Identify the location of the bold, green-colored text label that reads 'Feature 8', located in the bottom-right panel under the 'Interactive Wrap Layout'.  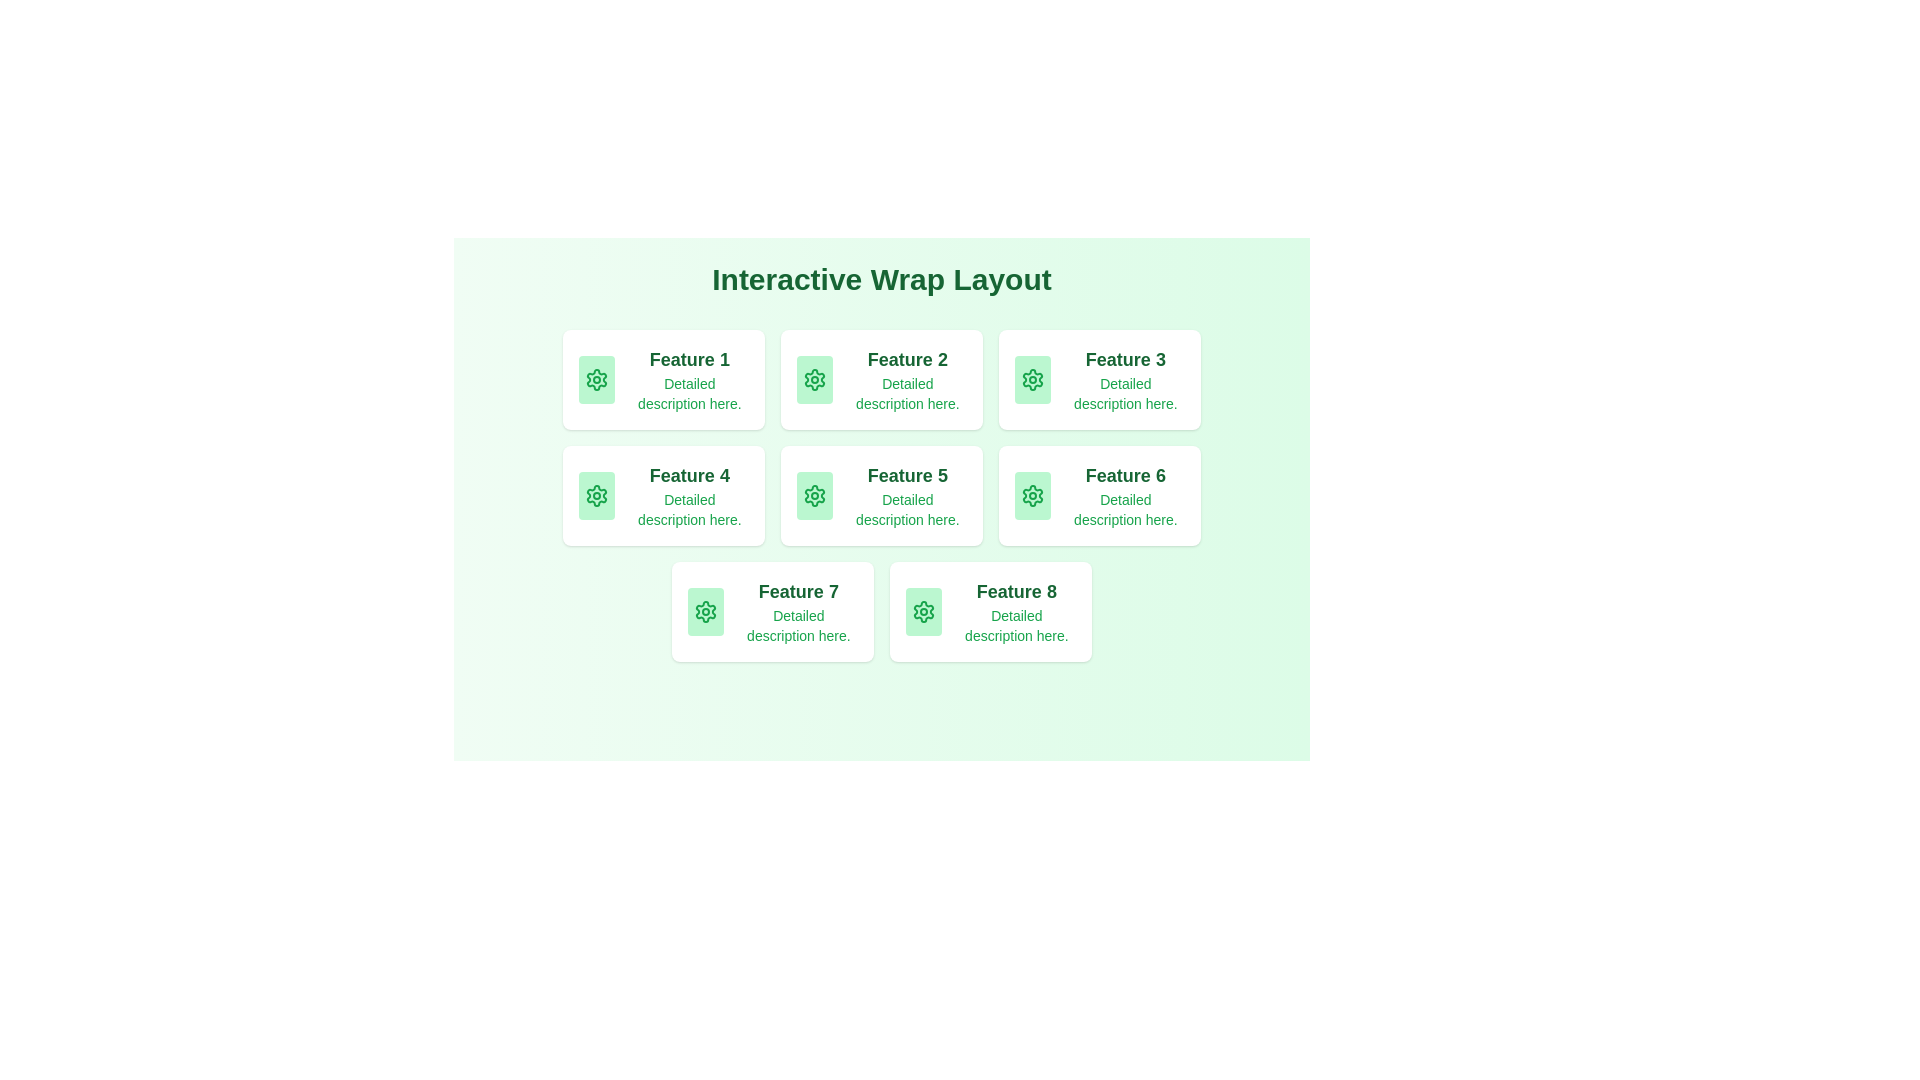
(1016, 590).